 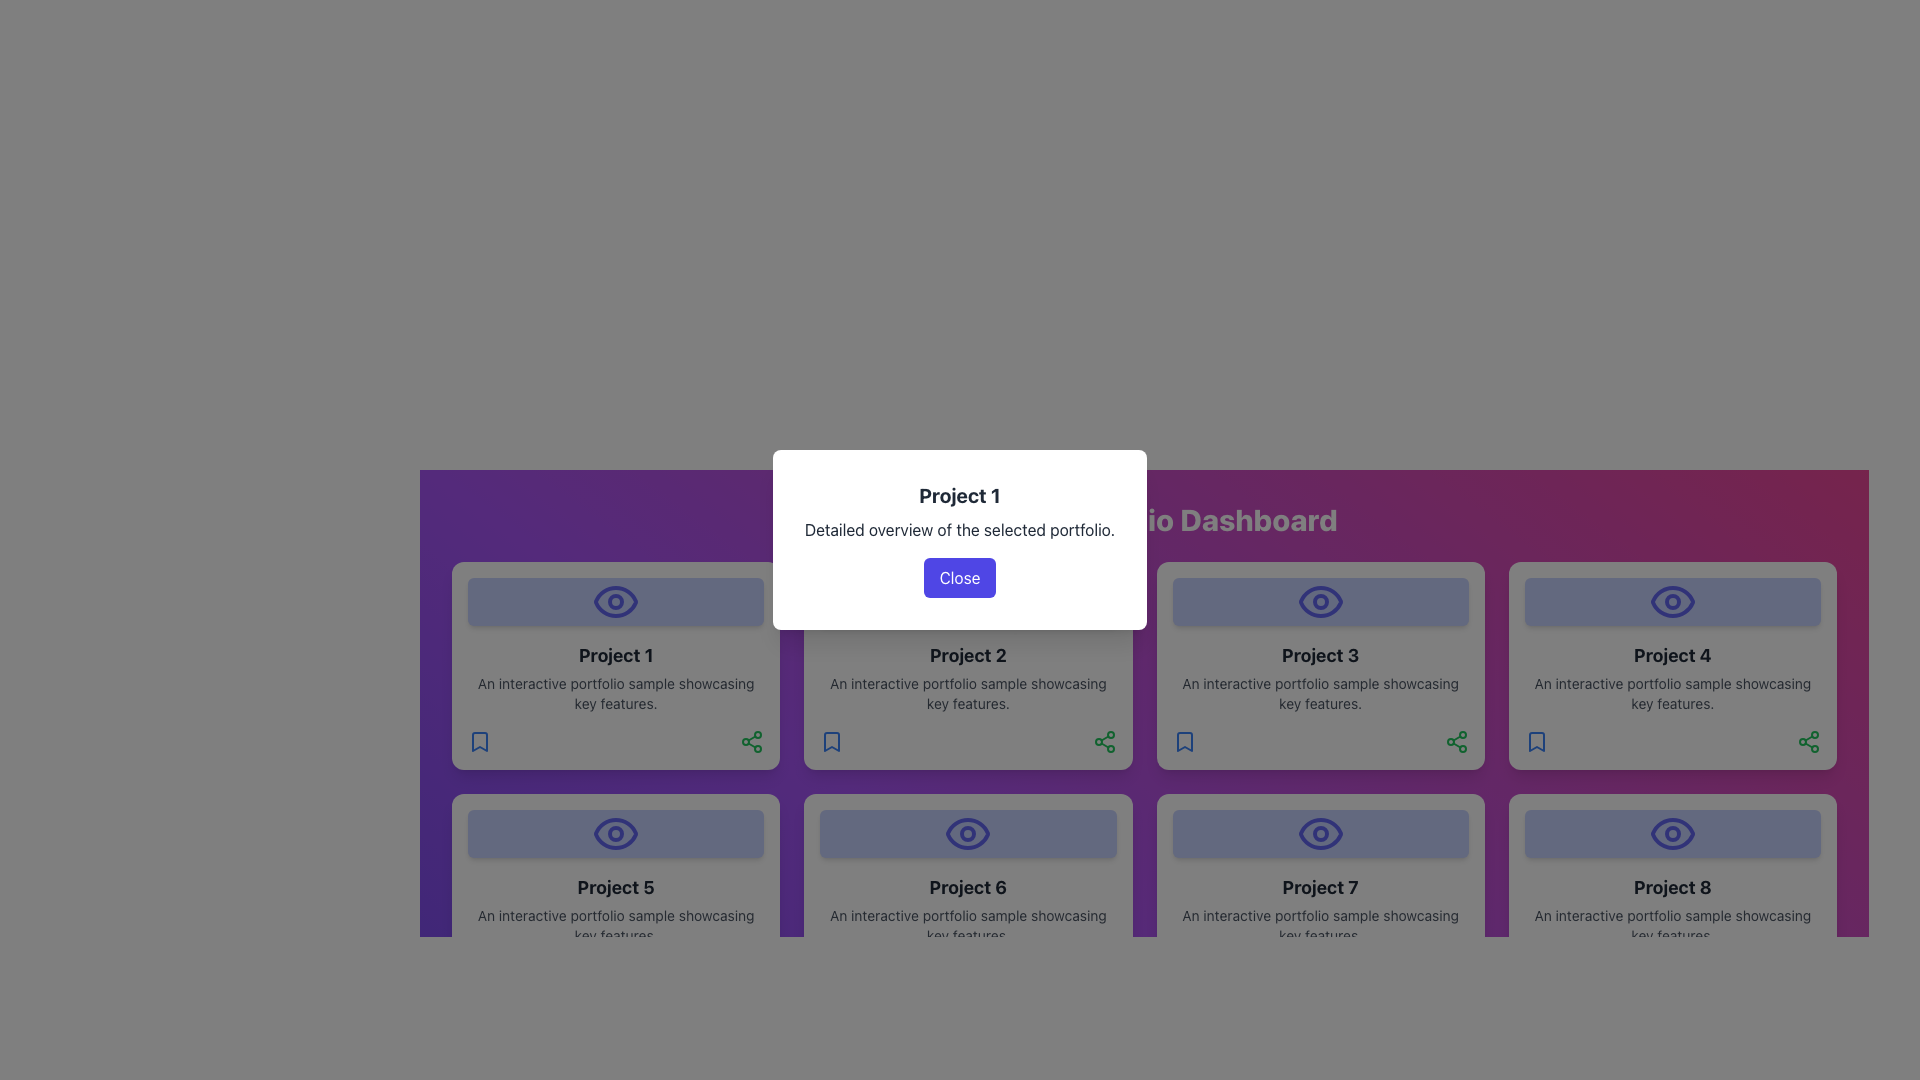 I want to click on the stylized blue eye icon located in the 'Project 3' card, positioned in the second row, rightmost column of the grid layout, so click(x=1320, y=600).